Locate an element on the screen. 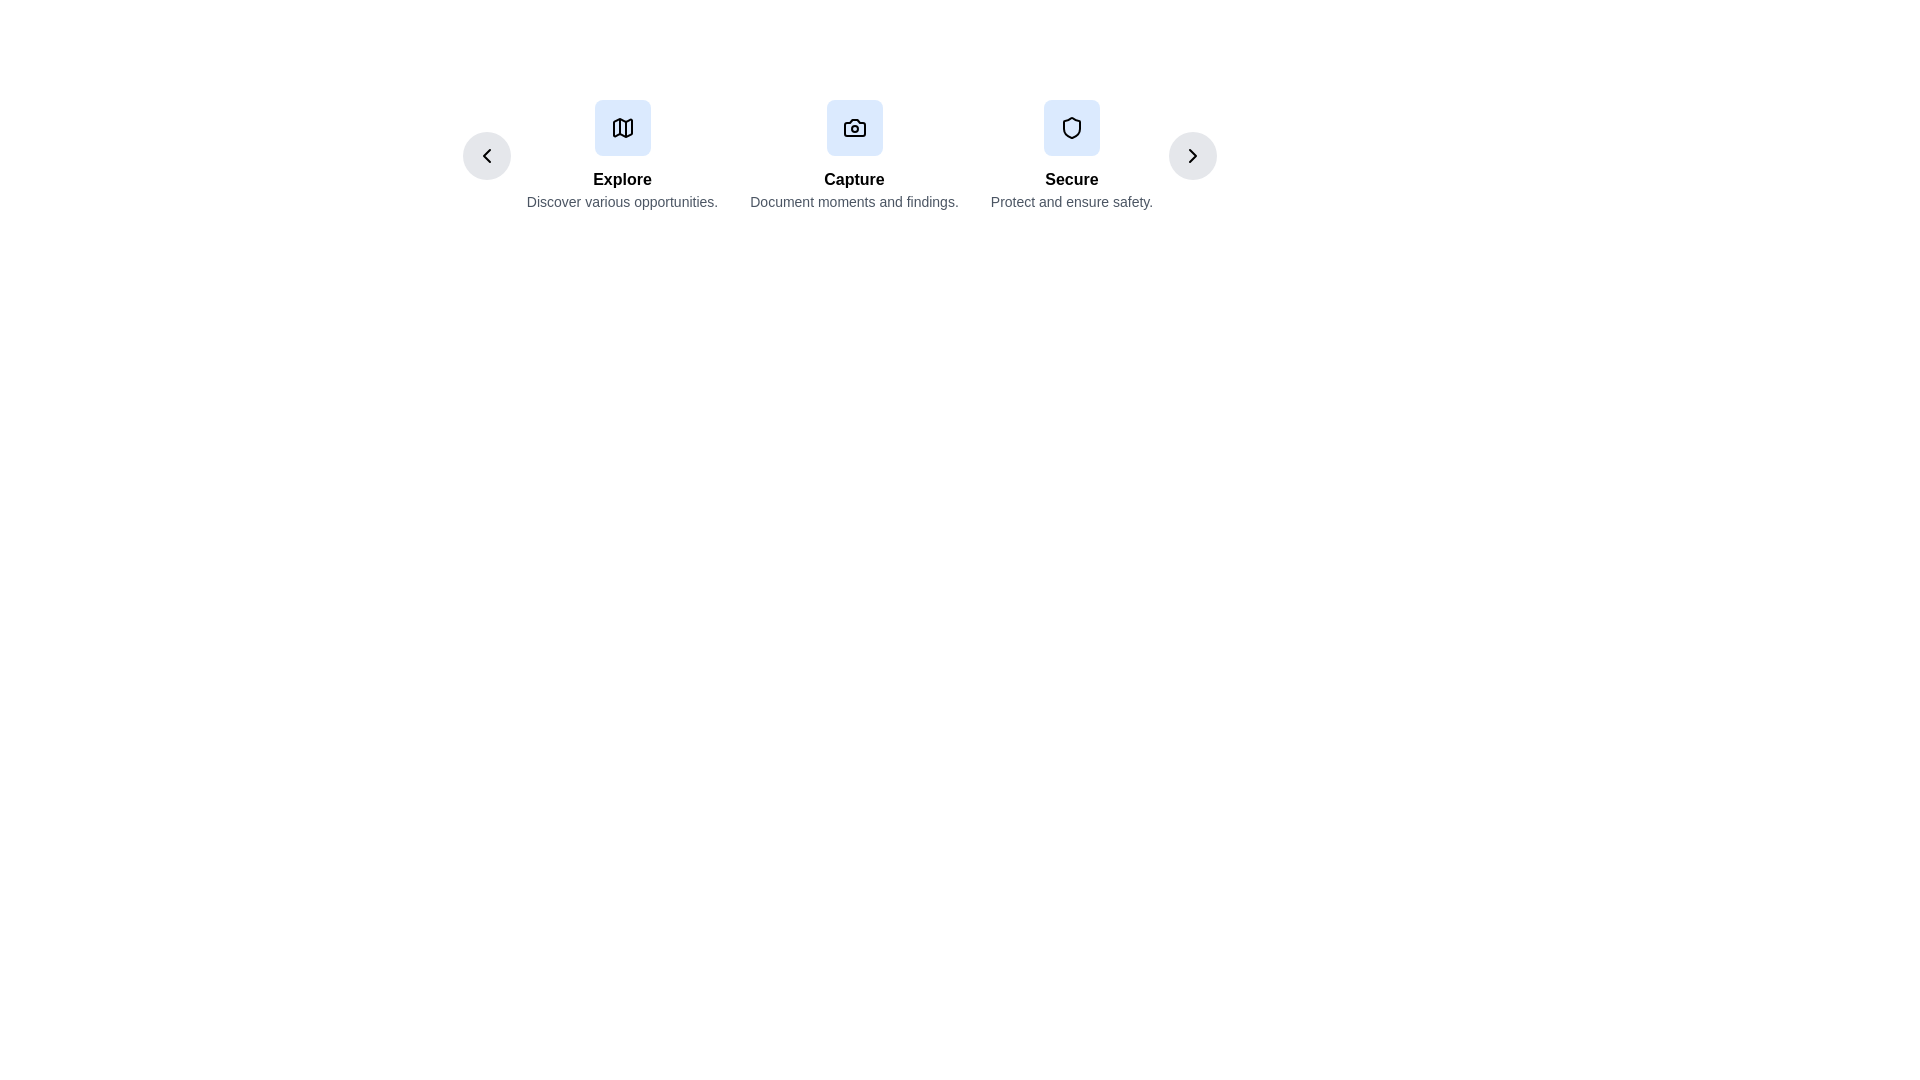 The width and height of the screenshot is (1920, 1080). the shield icon representing the 'Secure' feature located in the blue-rounded rectangle in the third position from the left is located at coordinates (1070, 127).